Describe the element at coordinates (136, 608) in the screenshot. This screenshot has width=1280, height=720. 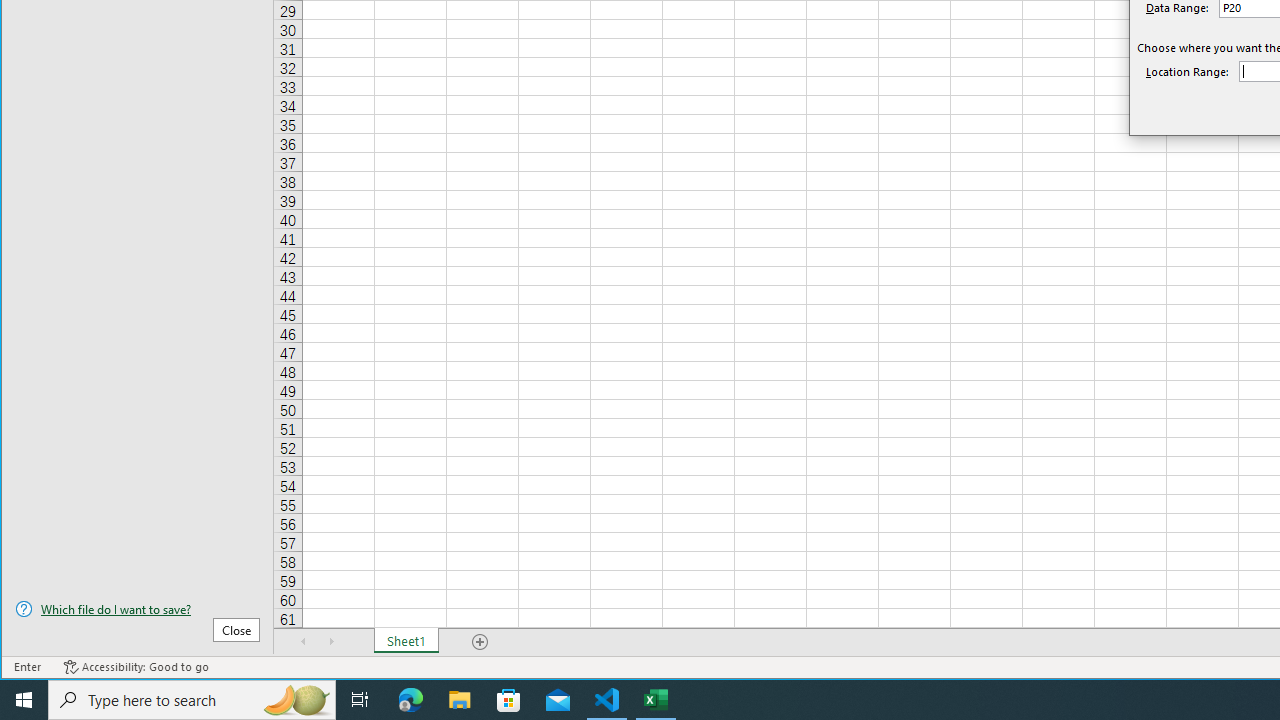
I see `'Which file do I want to save?'` at that location.